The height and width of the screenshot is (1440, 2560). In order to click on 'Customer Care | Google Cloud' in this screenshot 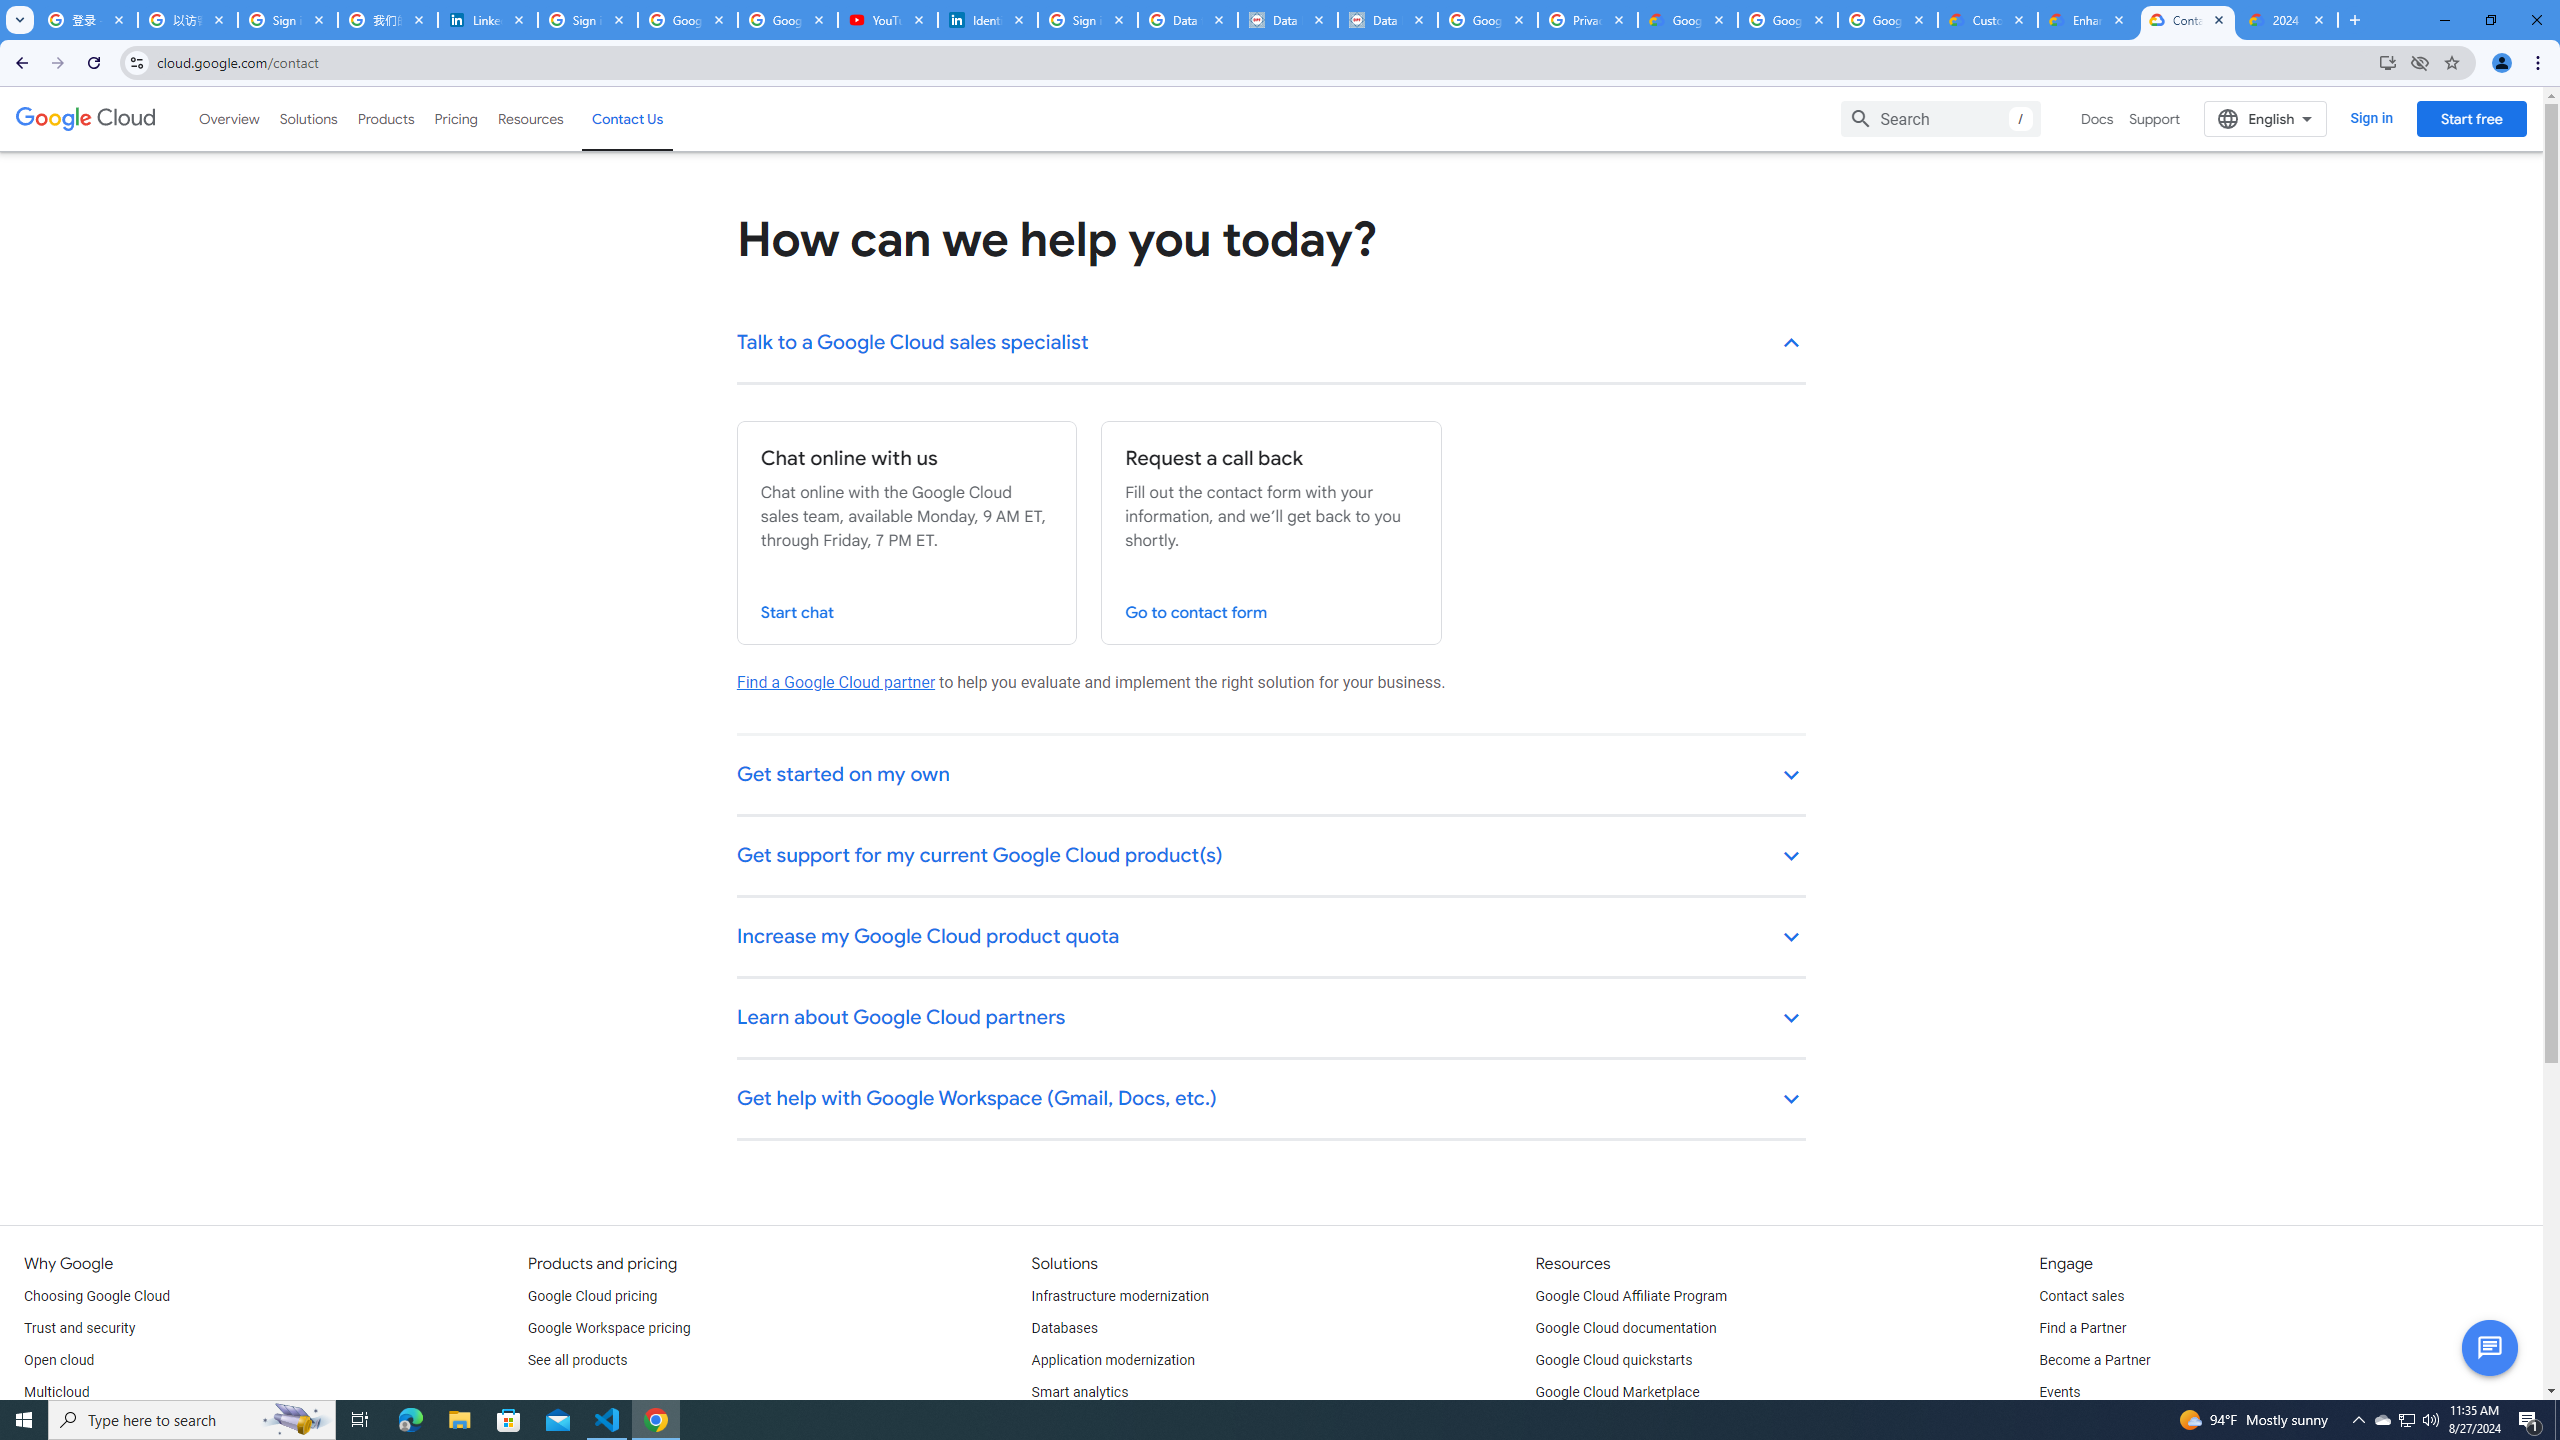, I will do `click(1989, 19)`.